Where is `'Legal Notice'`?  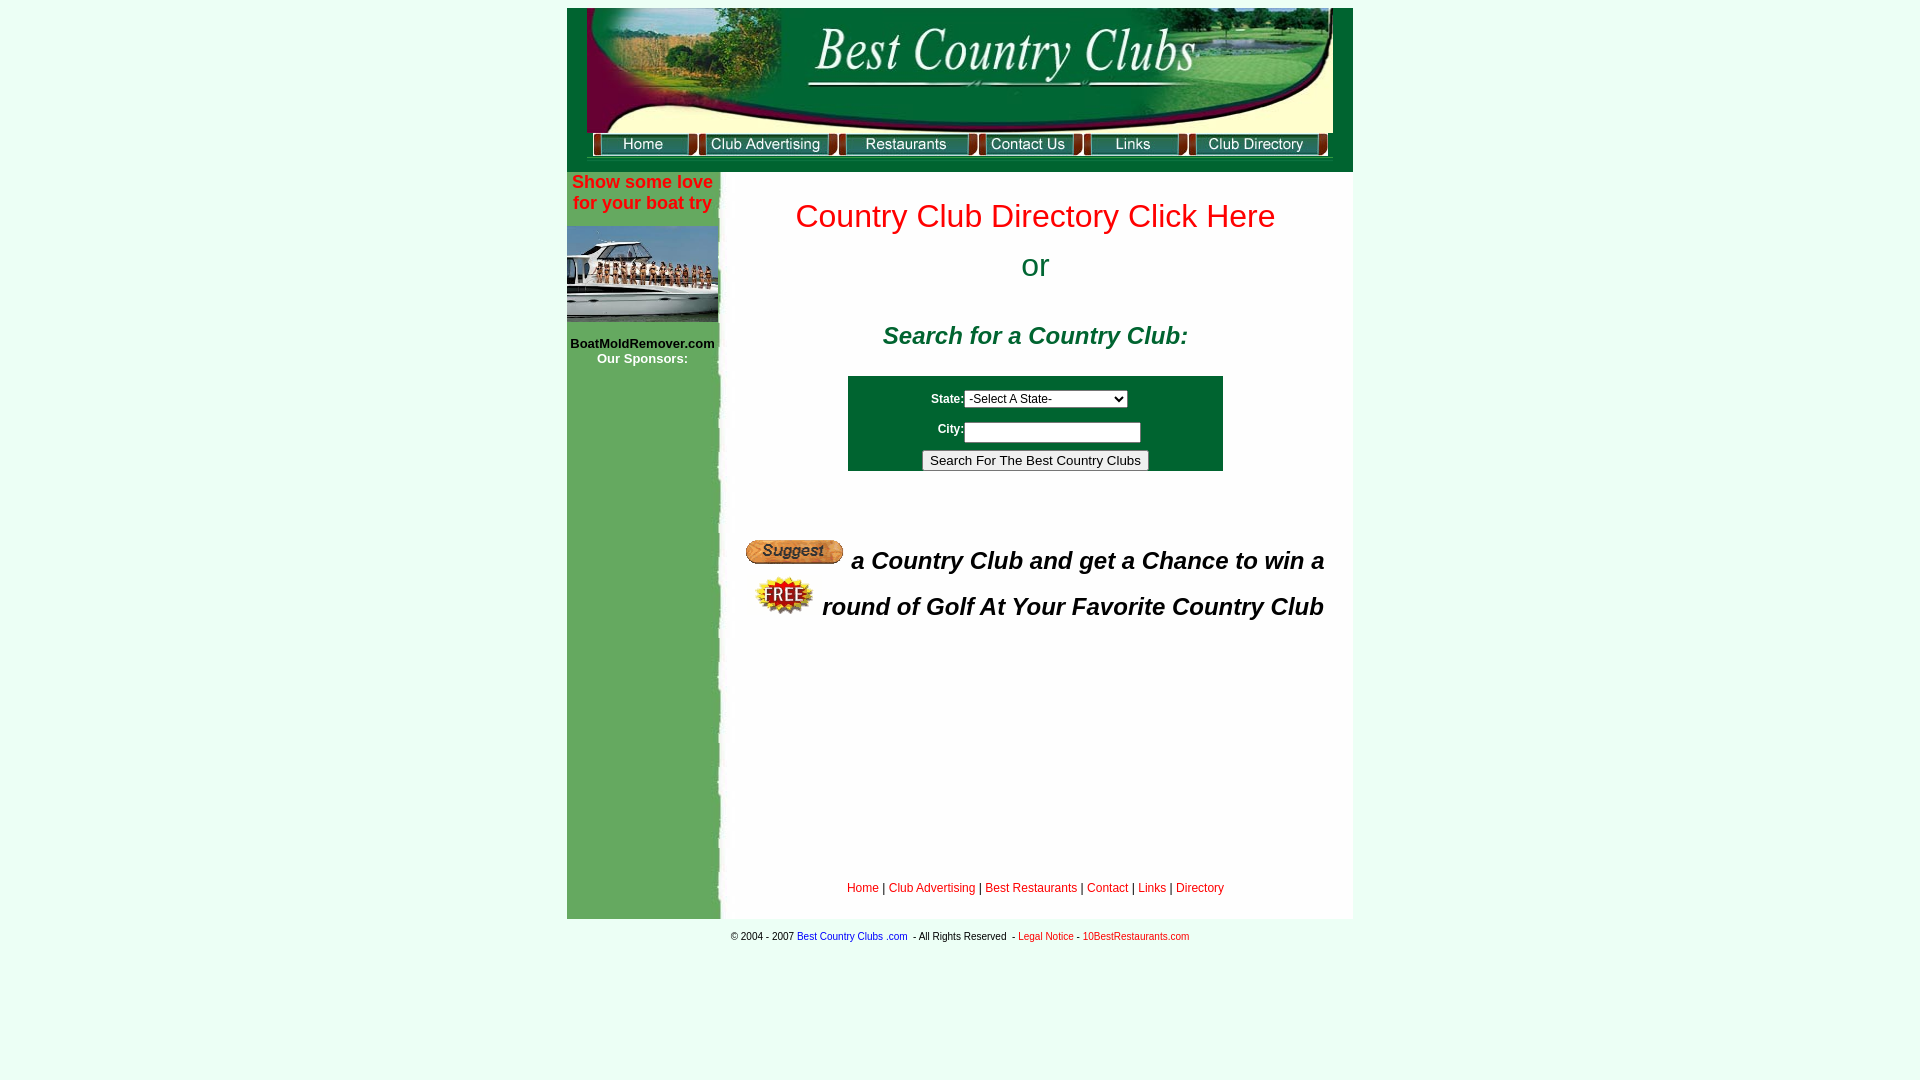
'Legal Notice' is located at coordinates (1045, 936).